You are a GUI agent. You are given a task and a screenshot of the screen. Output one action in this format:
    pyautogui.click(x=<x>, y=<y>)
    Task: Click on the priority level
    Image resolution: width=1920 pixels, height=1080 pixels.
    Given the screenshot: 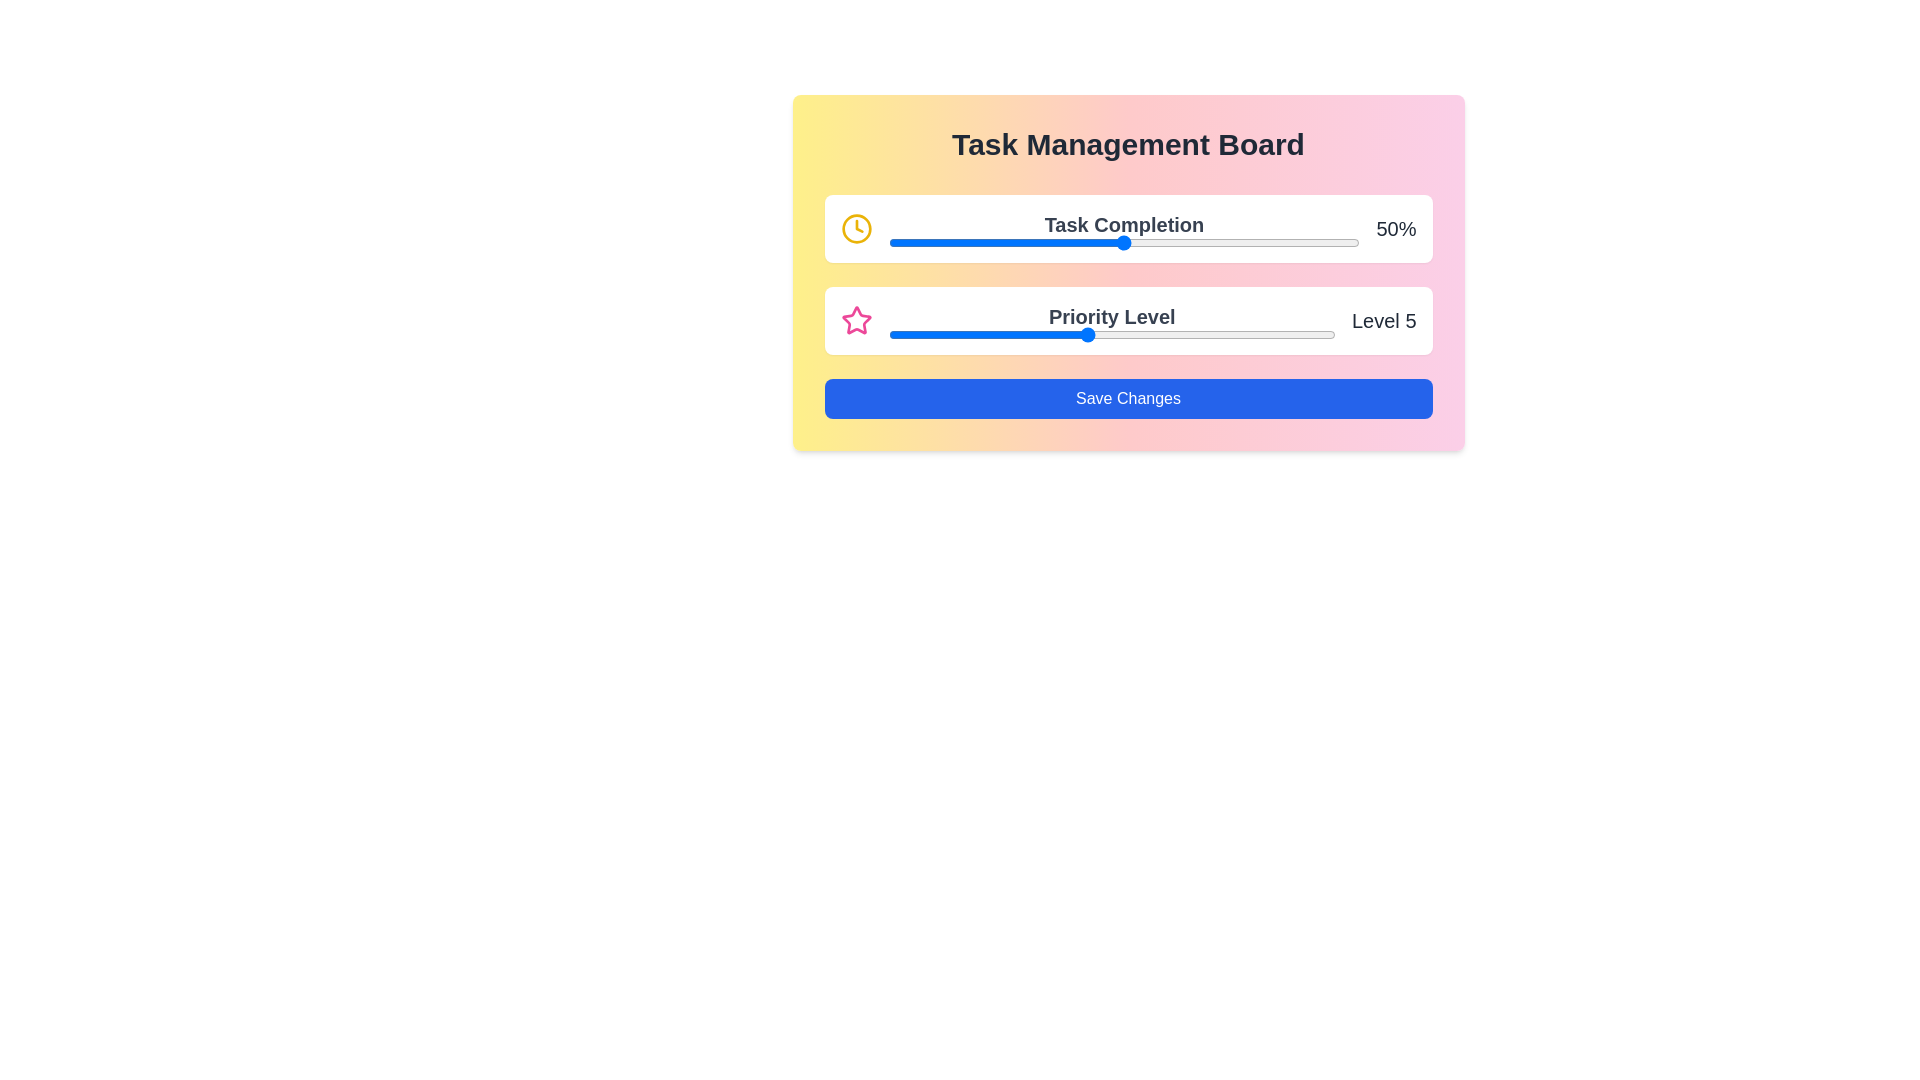 What is the action you would take?
    pyautogui.click(x=1286, y=334)
    